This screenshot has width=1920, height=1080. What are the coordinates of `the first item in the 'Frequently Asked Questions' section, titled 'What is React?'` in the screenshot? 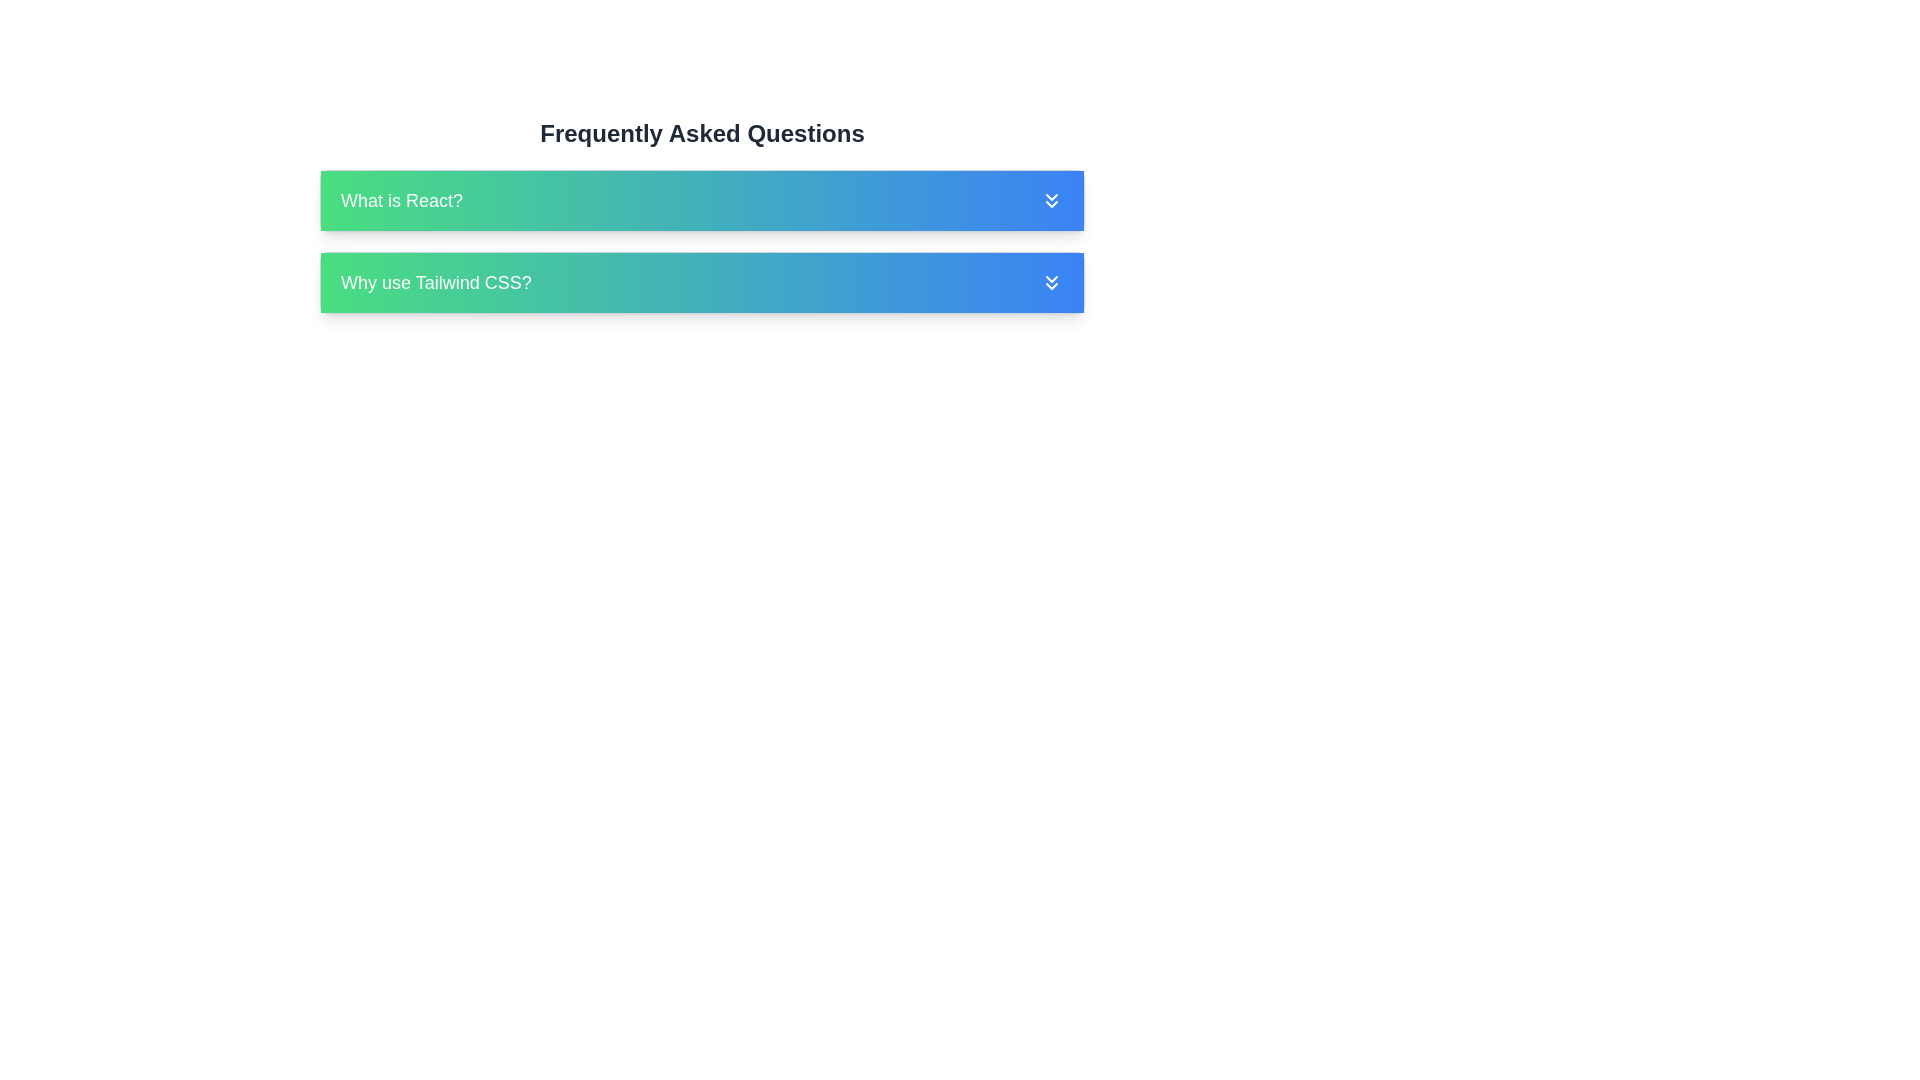 It's located at (702, 216).